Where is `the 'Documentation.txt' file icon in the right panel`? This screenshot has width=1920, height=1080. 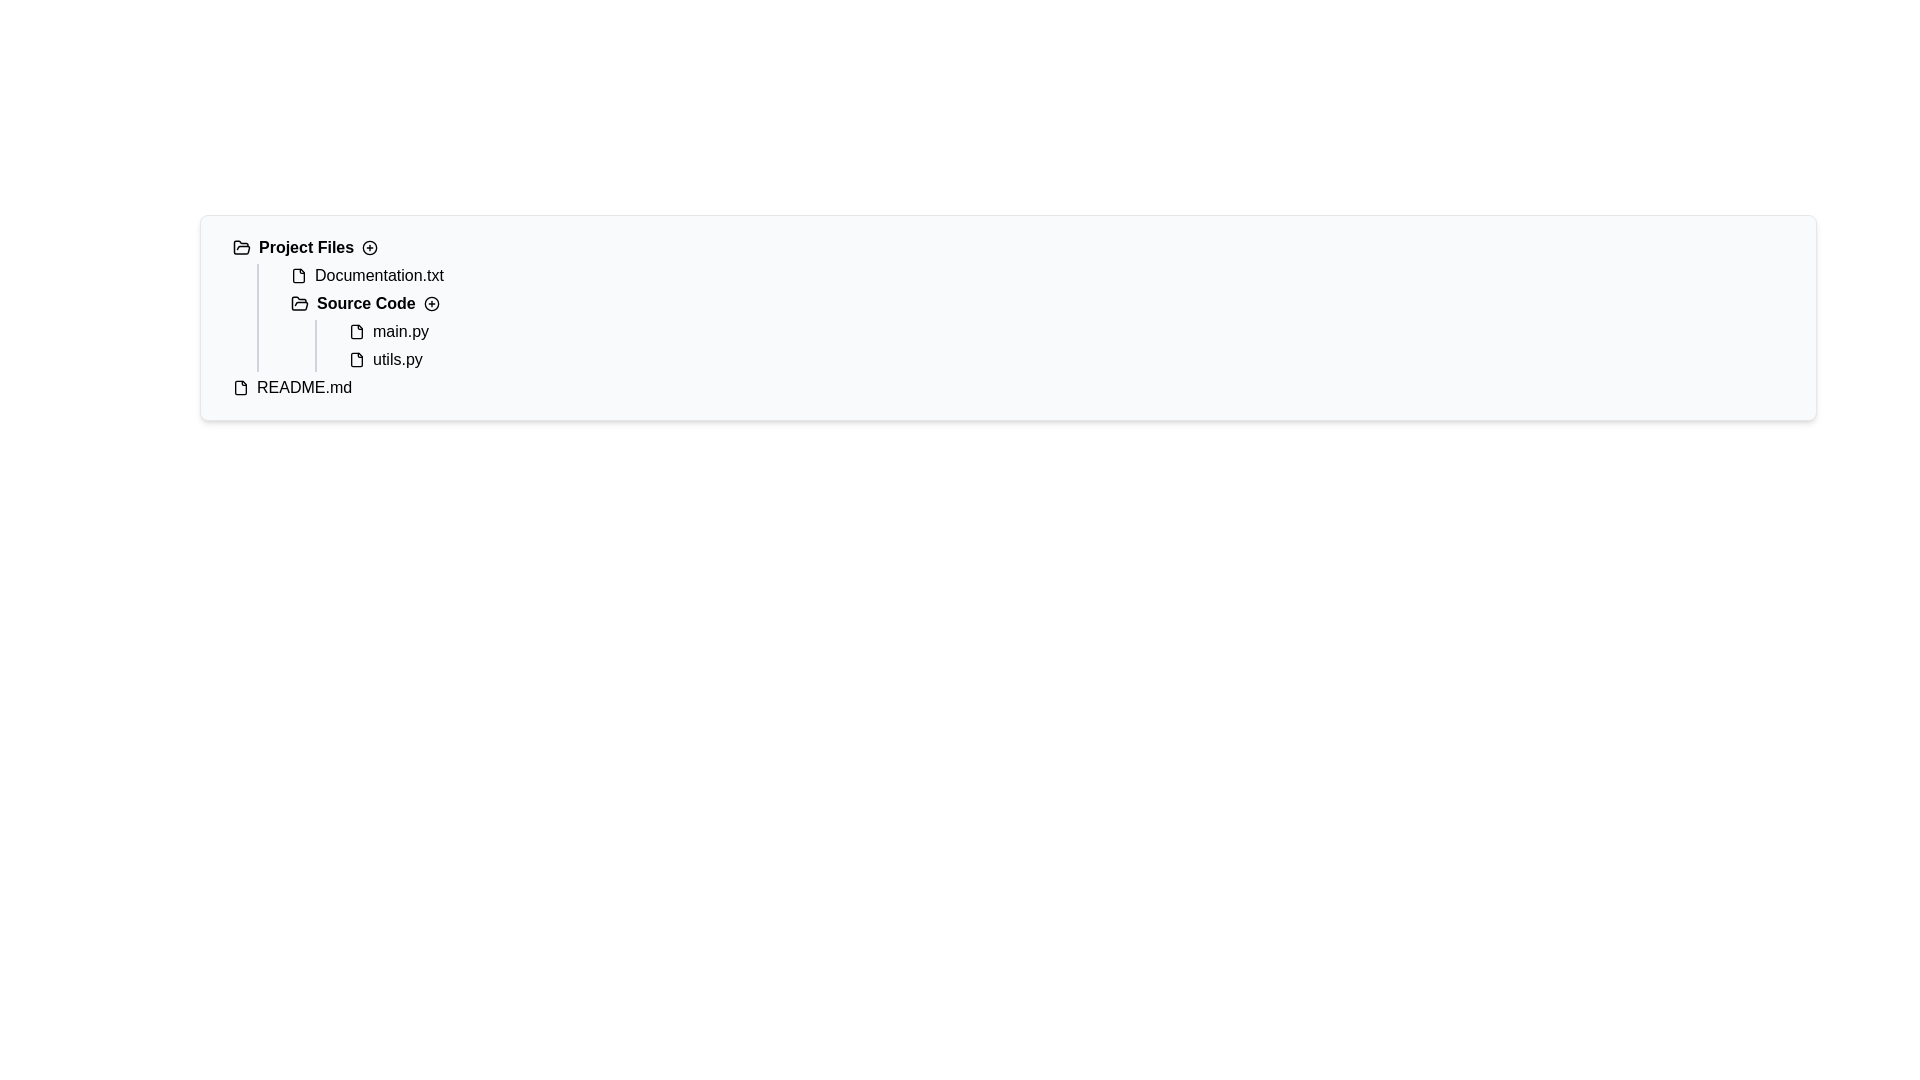
the 'Documentation.txt' file icon in the right panel is located at coordinates (297, 276).